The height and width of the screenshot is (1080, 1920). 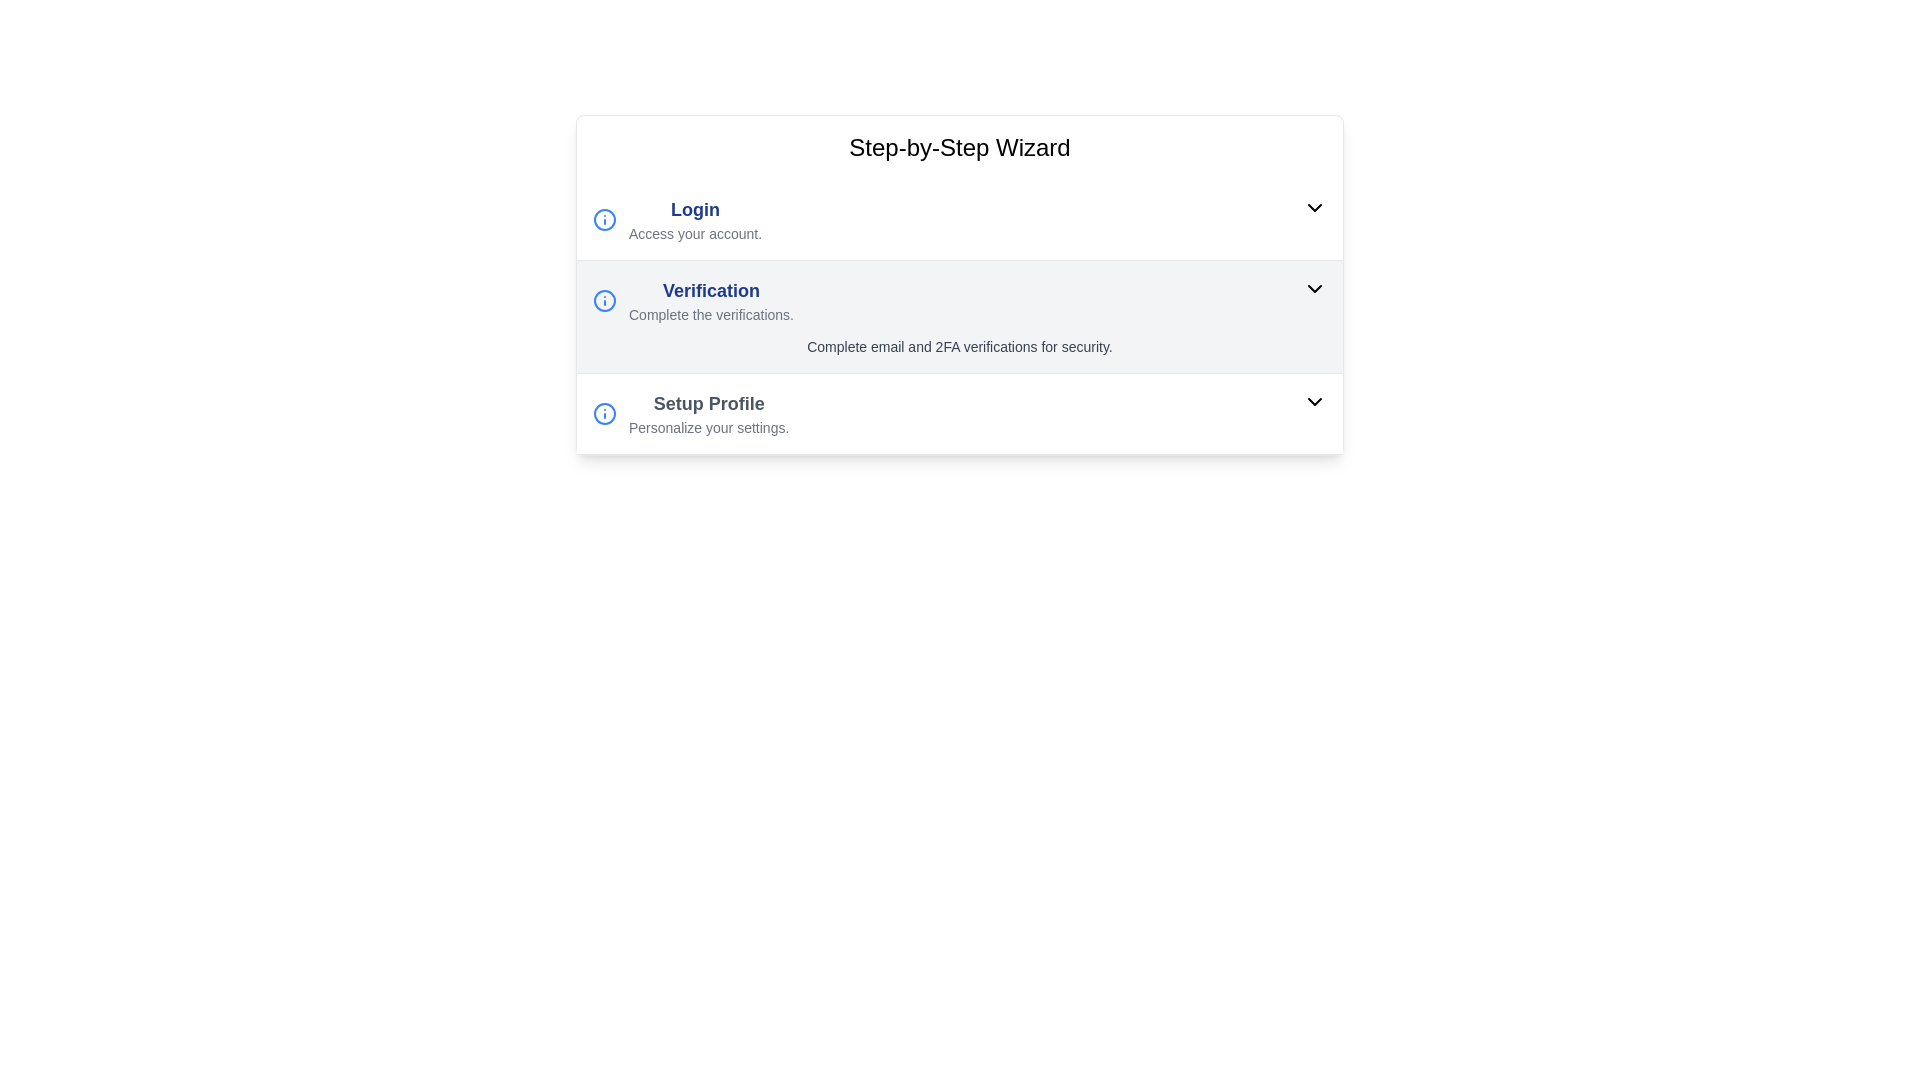 I want to click on the Chevron Down icon located at the top-right corner of the 'Verification' section, which serves as an interactive control for expanding or collapsing that section, so click(x=1315, y=289).